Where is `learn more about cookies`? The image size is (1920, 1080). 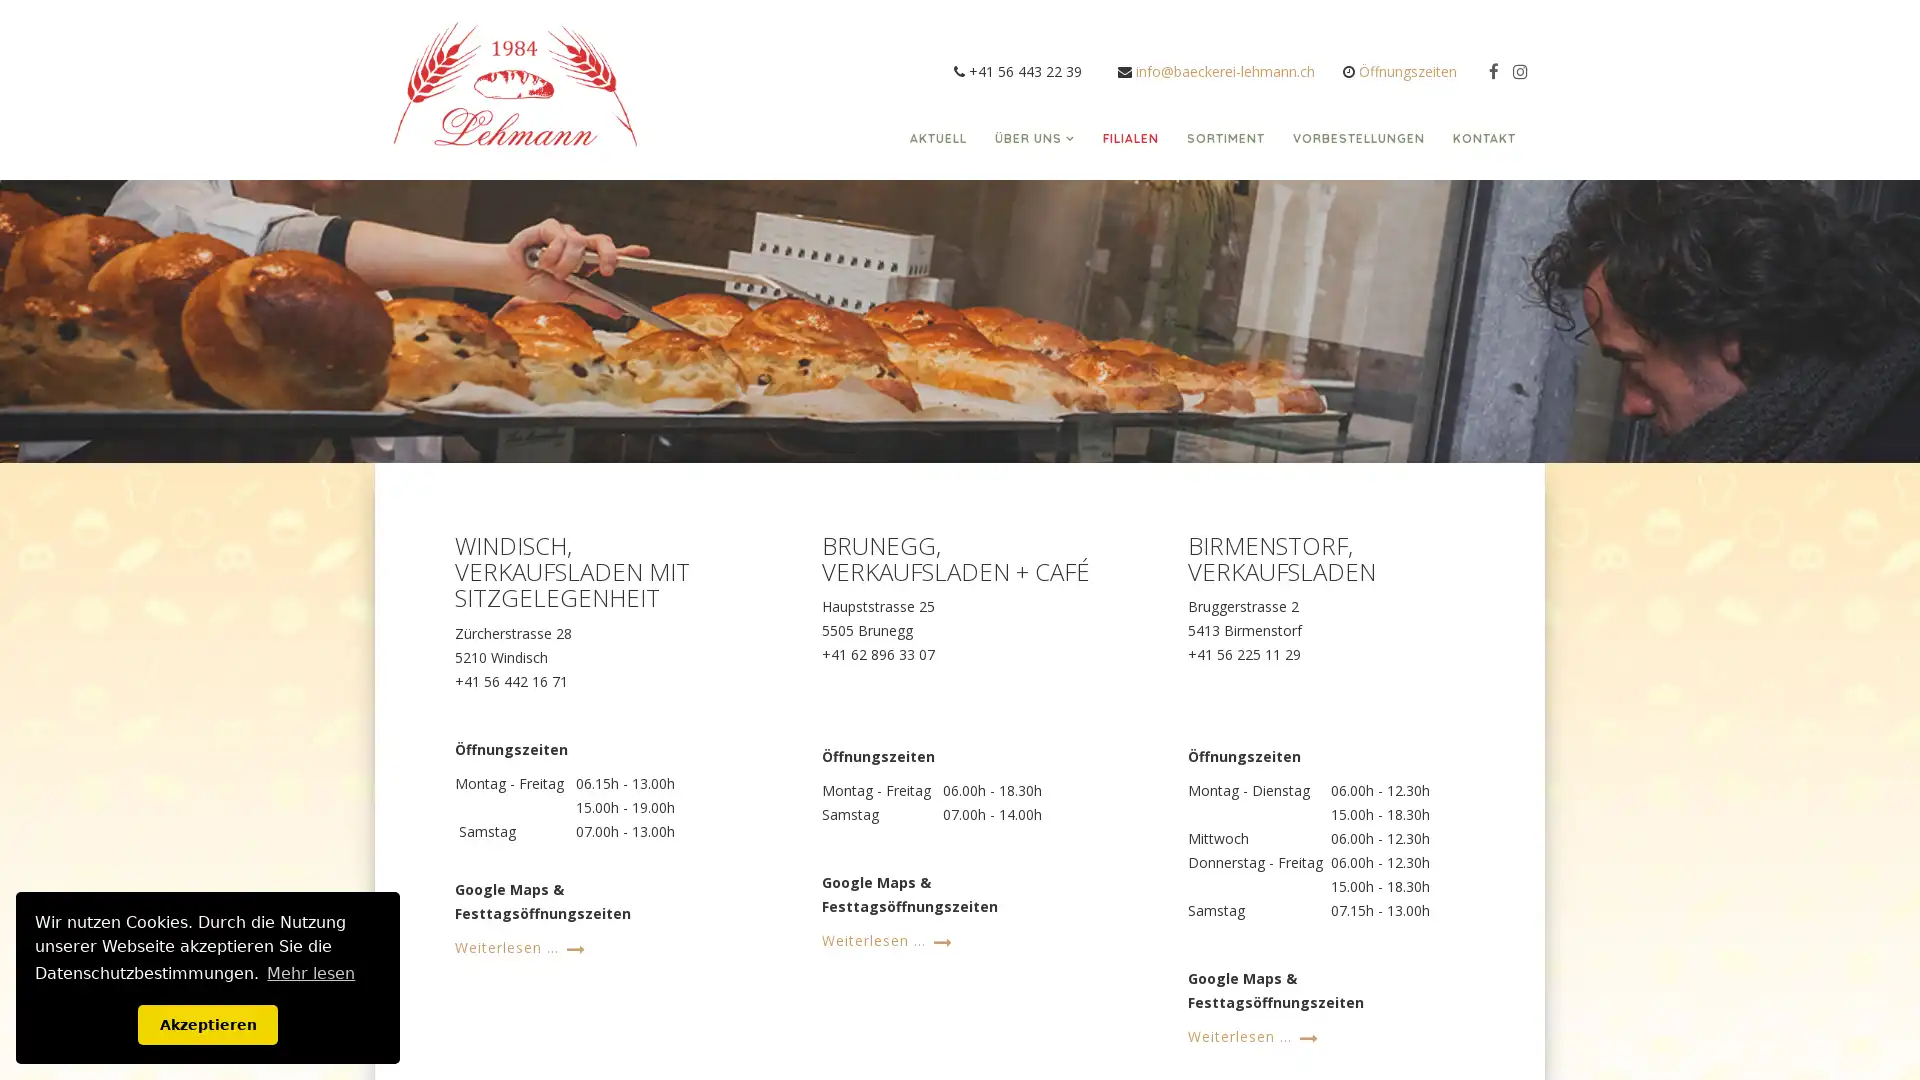
learn more about cookies is located at coordinates (310, 972).